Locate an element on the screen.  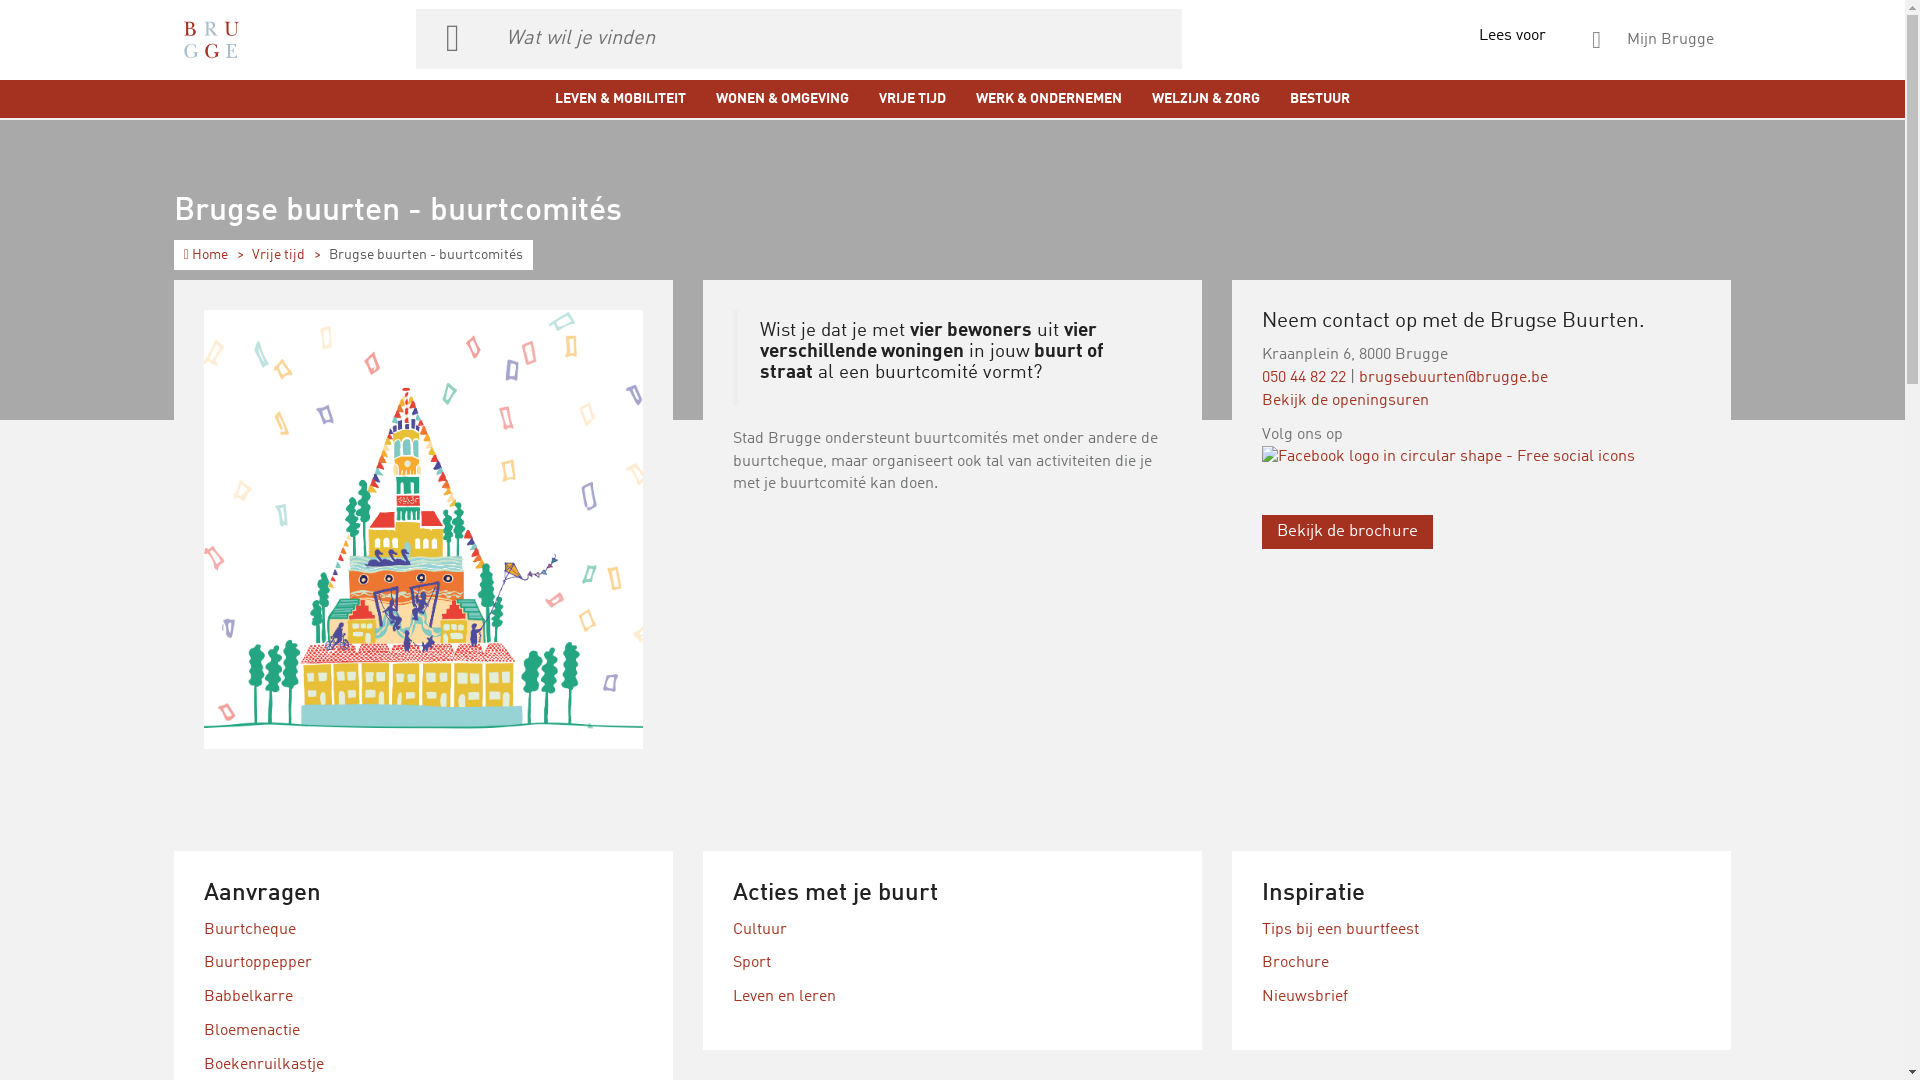
'Babbelkarre' is located at coordinates (247, 996).